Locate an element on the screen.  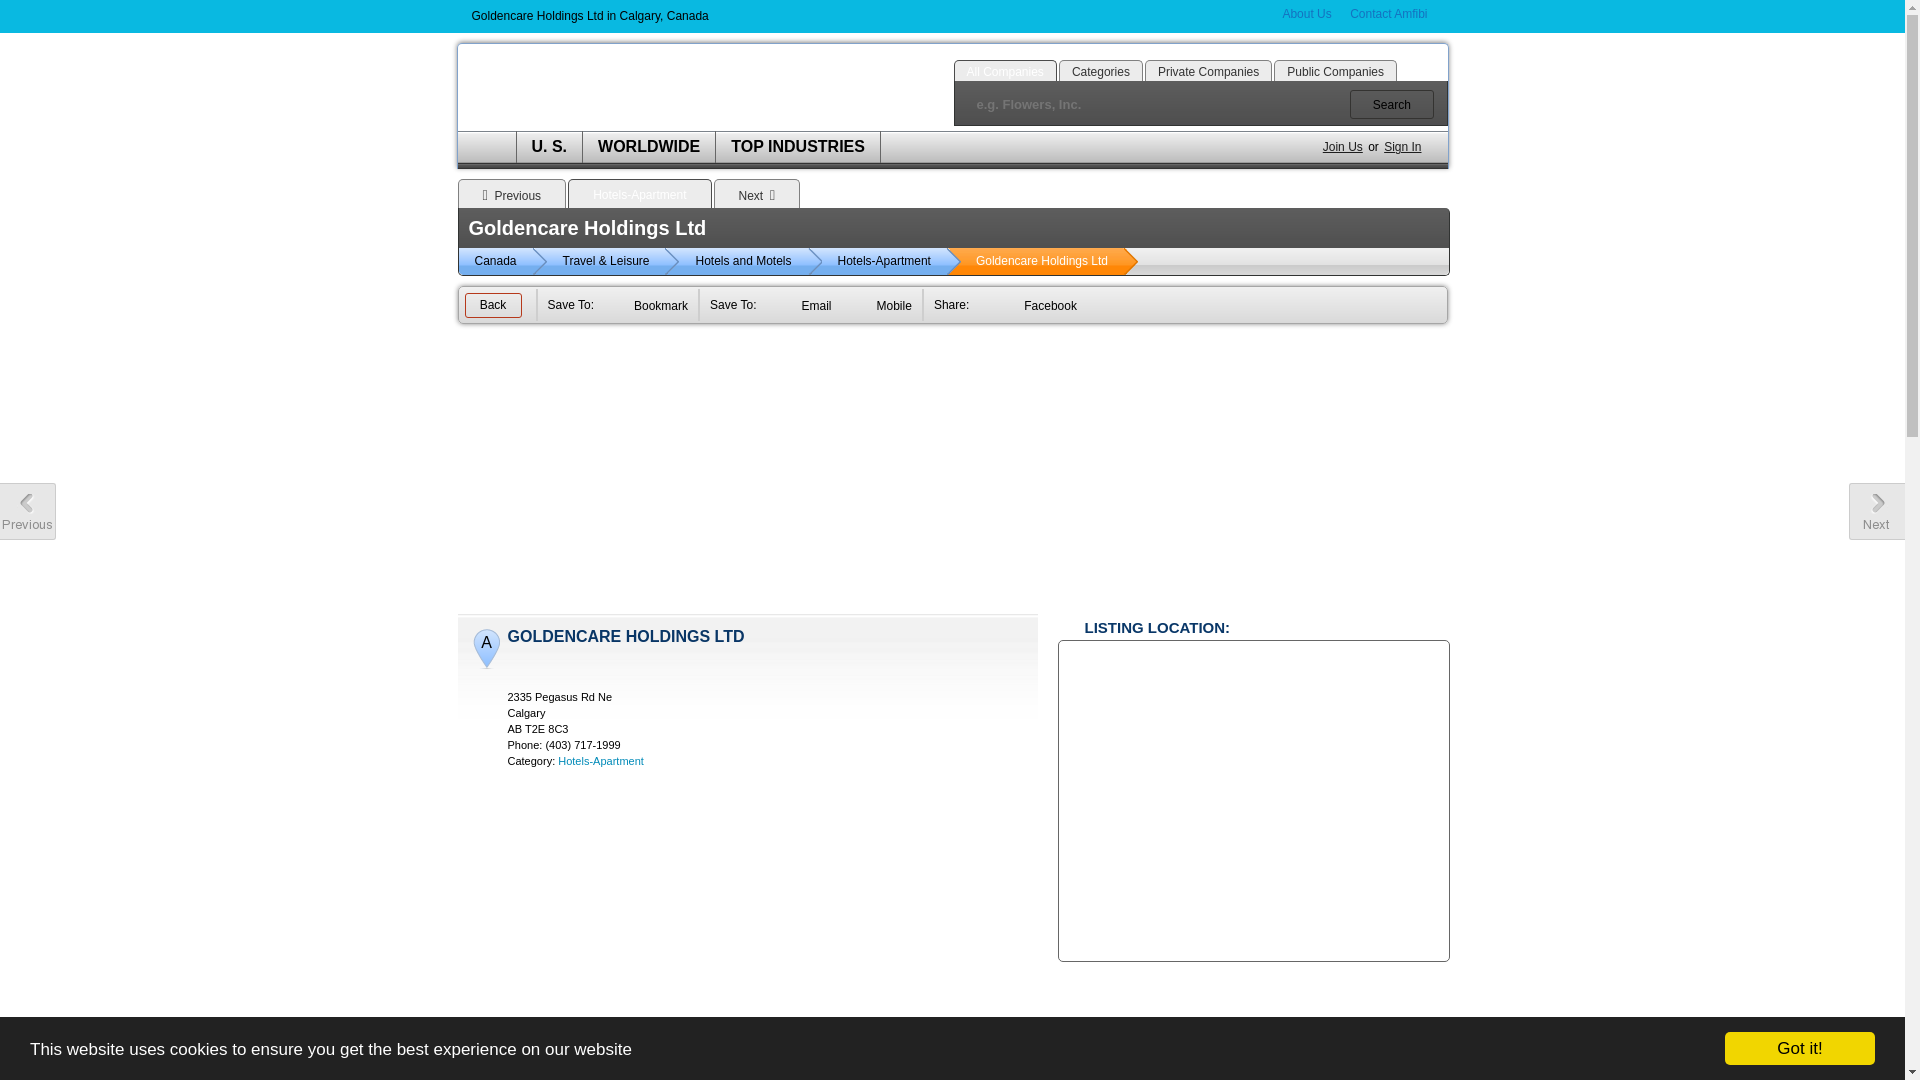
'Private Companies' is located at coordinates (1145, 70).